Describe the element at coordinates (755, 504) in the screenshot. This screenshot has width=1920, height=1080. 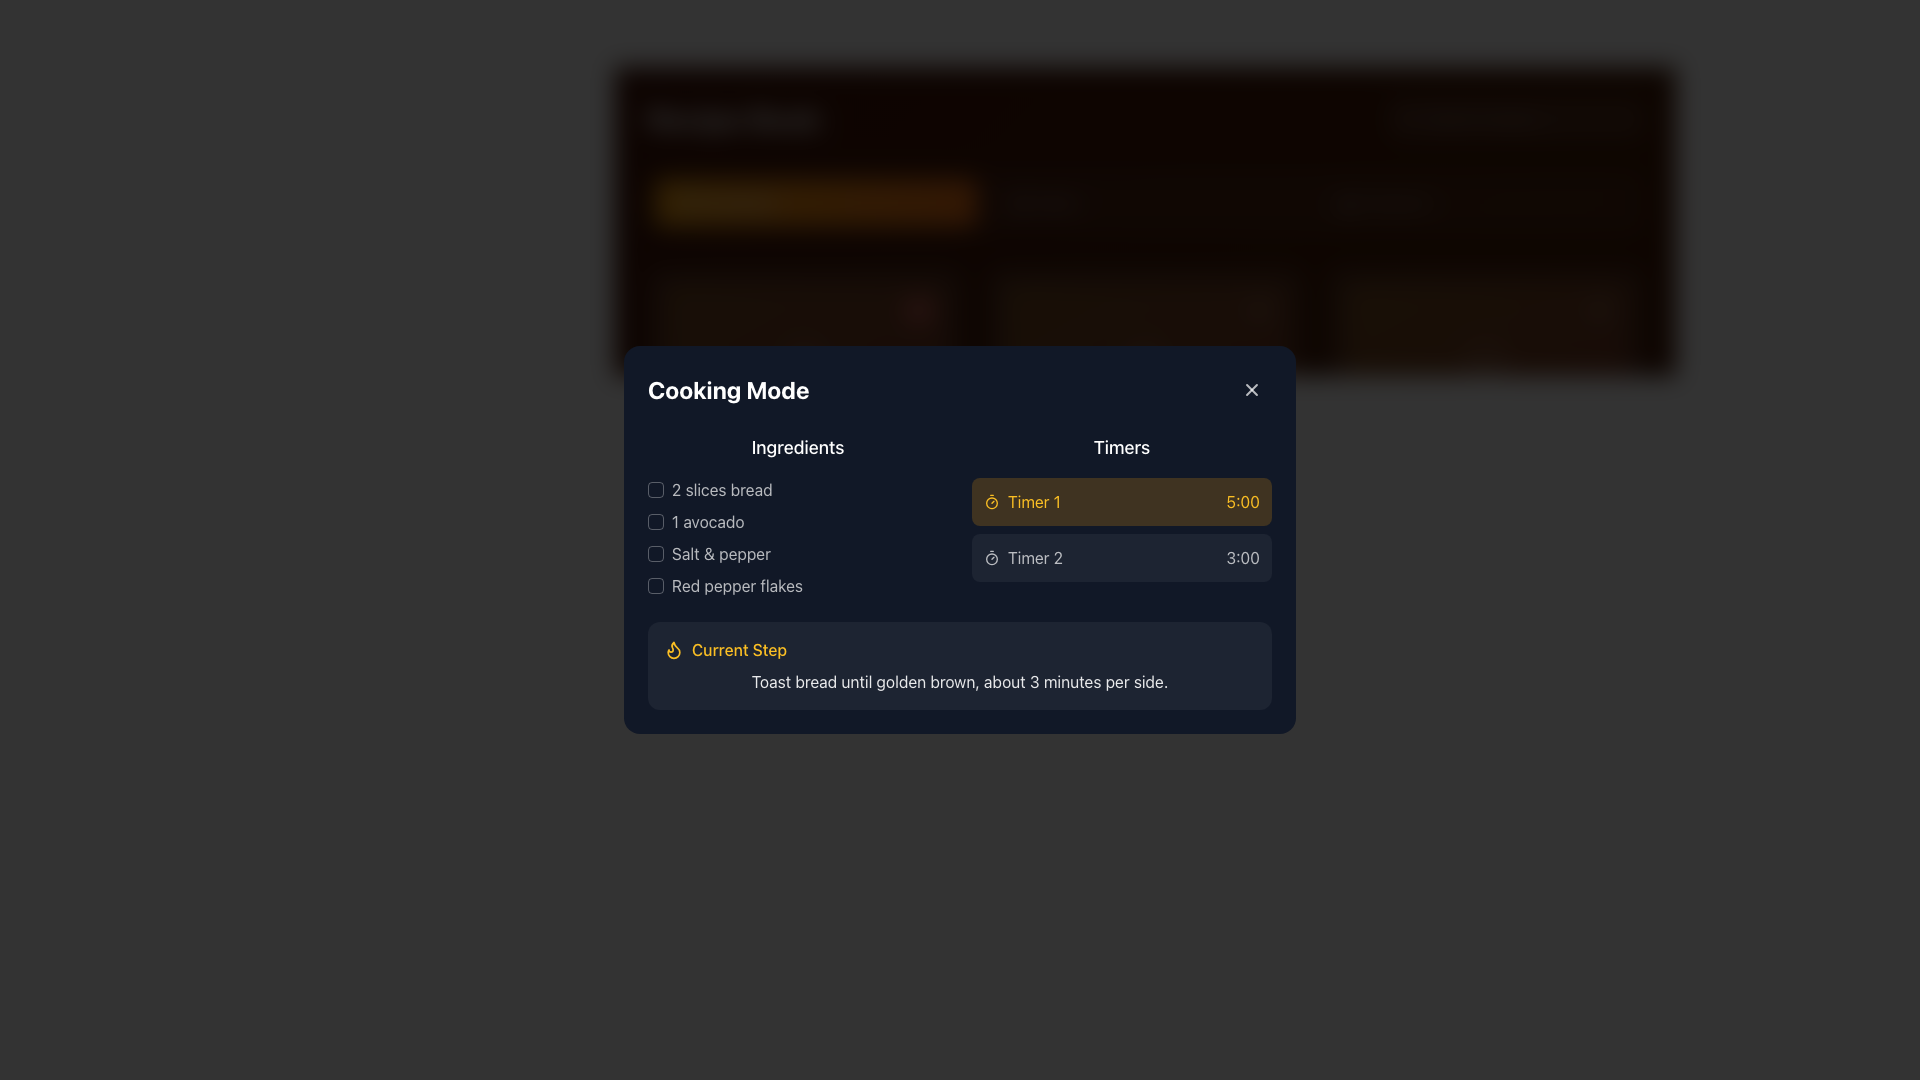
I see `the SVG graphic icon that represents a group of users, located near the number '2' within a horizontal grouping of icons and text` at that location.